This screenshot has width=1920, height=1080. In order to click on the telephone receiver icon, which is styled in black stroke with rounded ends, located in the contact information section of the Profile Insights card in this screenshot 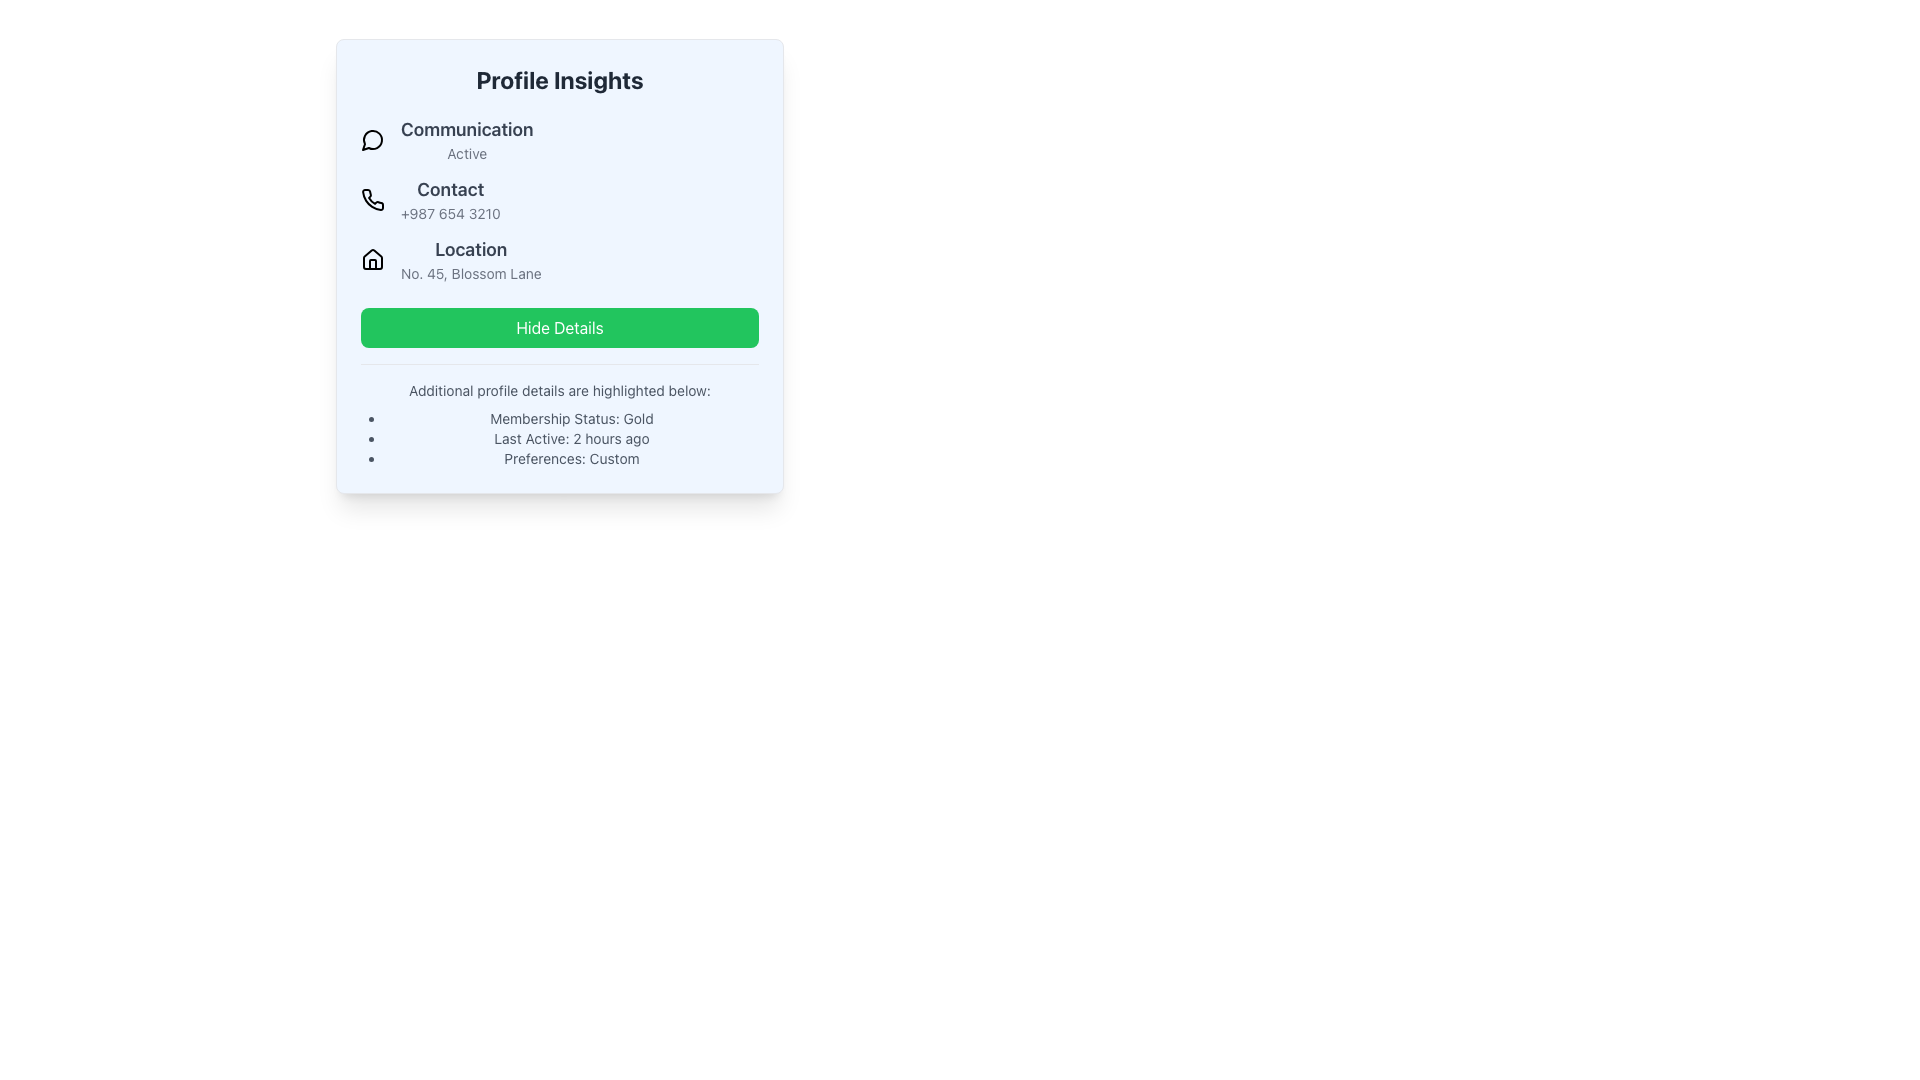, I will do `click(373, 200)`.